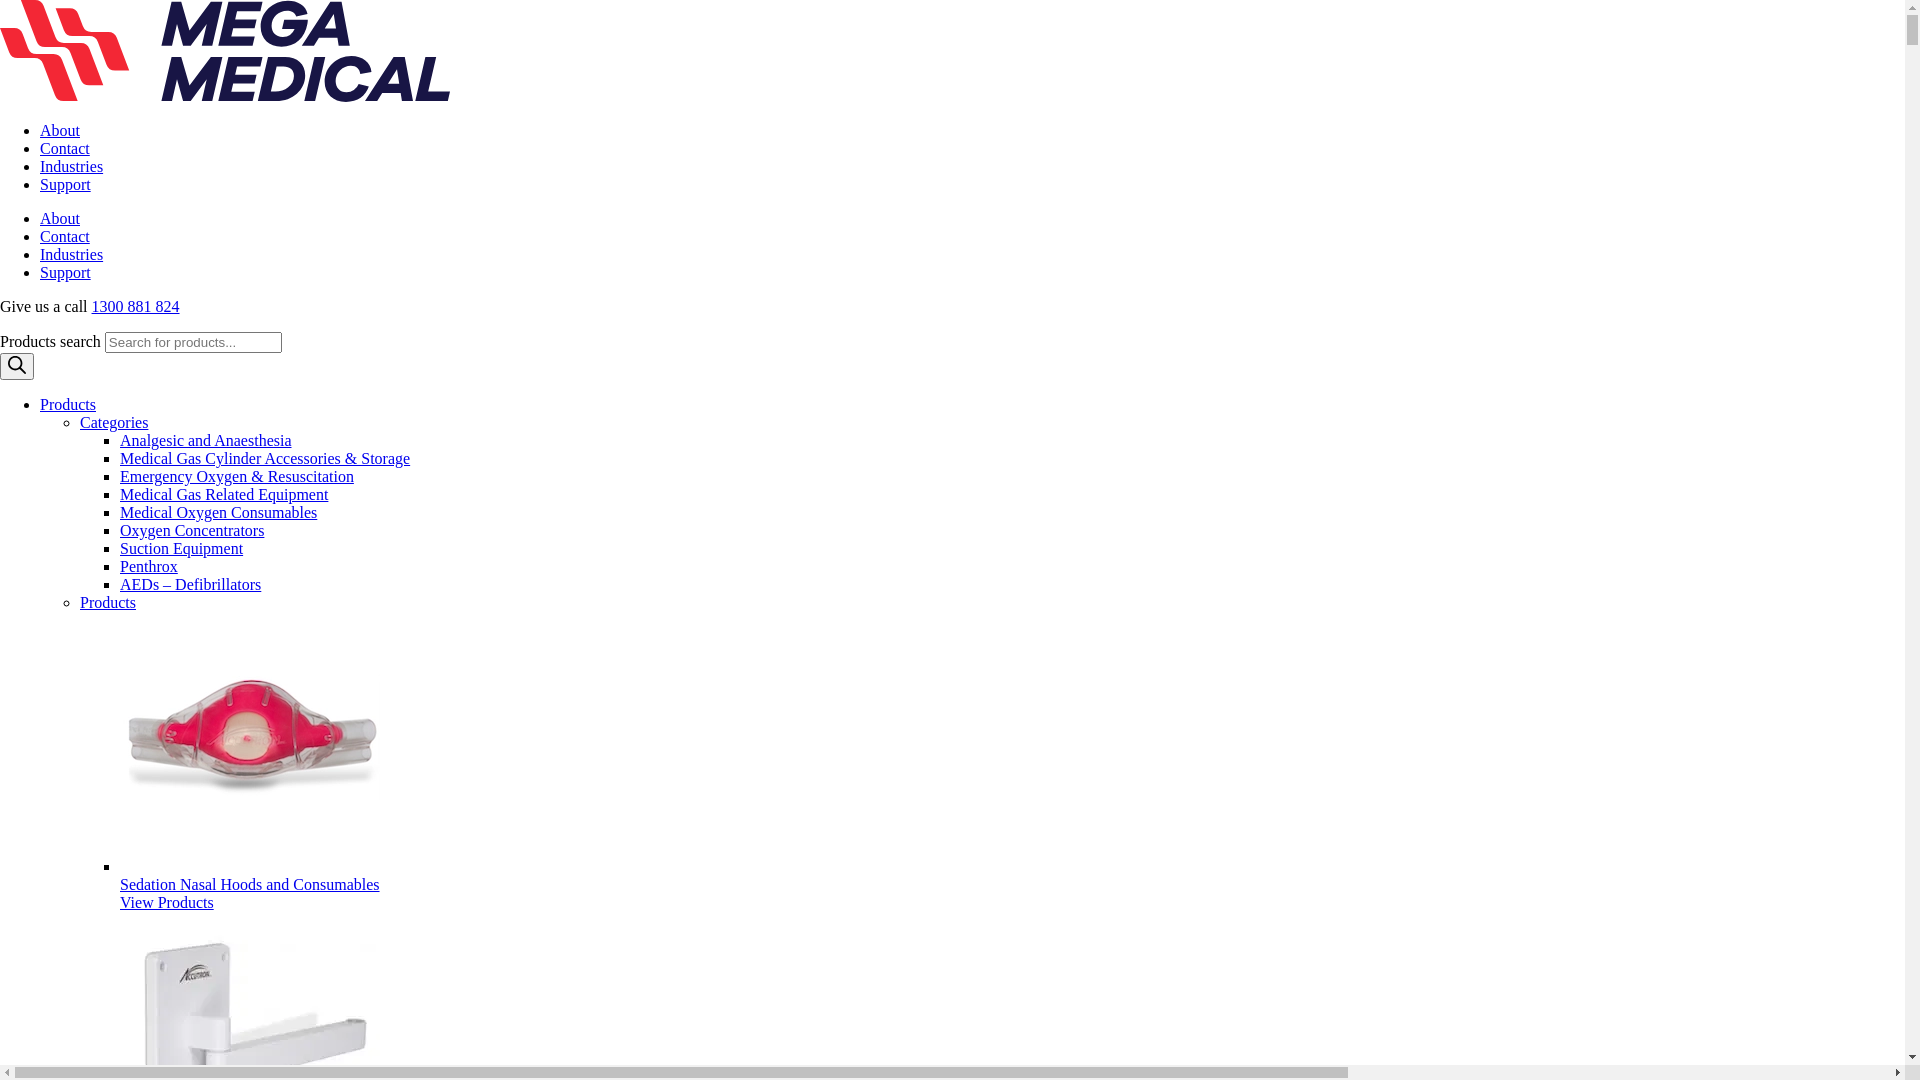 The width and height of the screenshot is (1920, 1080). Describe the element at coordinates (206, 439) in the screenshot. I see `'Analgesic and Anaesthesia'` at that location.